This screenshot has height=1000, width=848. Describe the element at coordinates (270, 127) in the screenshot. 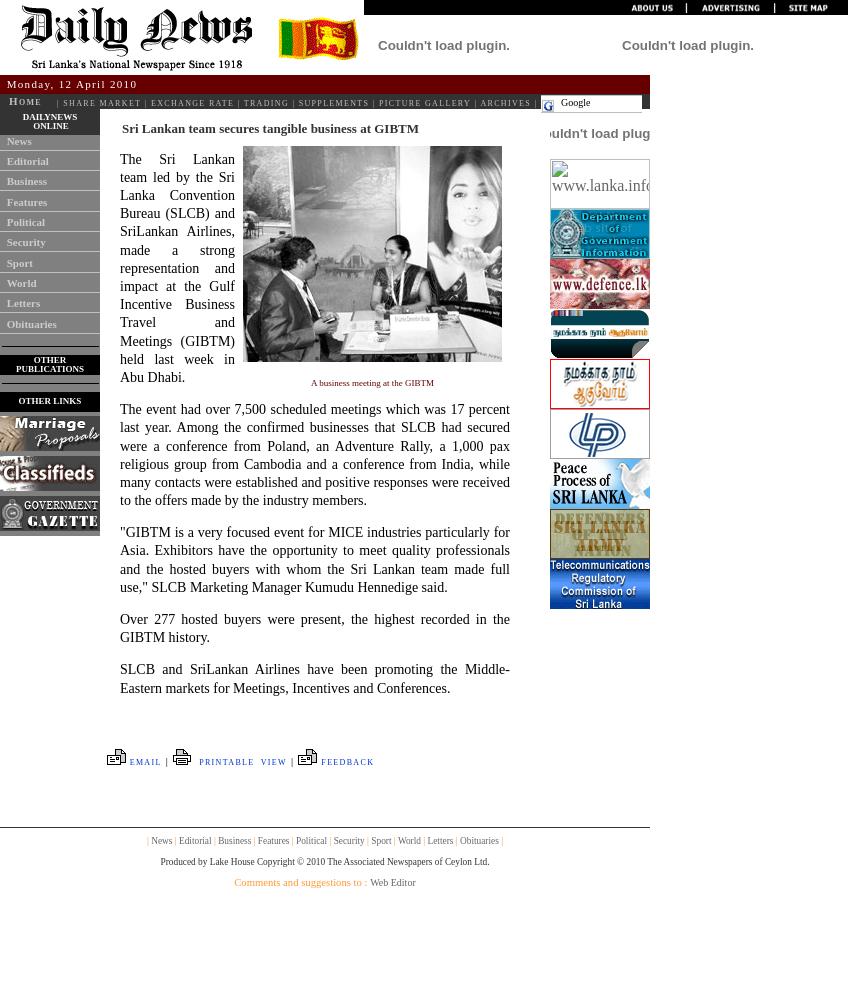

I see `'Sri Lankan team secures tangible business at GIBTM'` at that location.